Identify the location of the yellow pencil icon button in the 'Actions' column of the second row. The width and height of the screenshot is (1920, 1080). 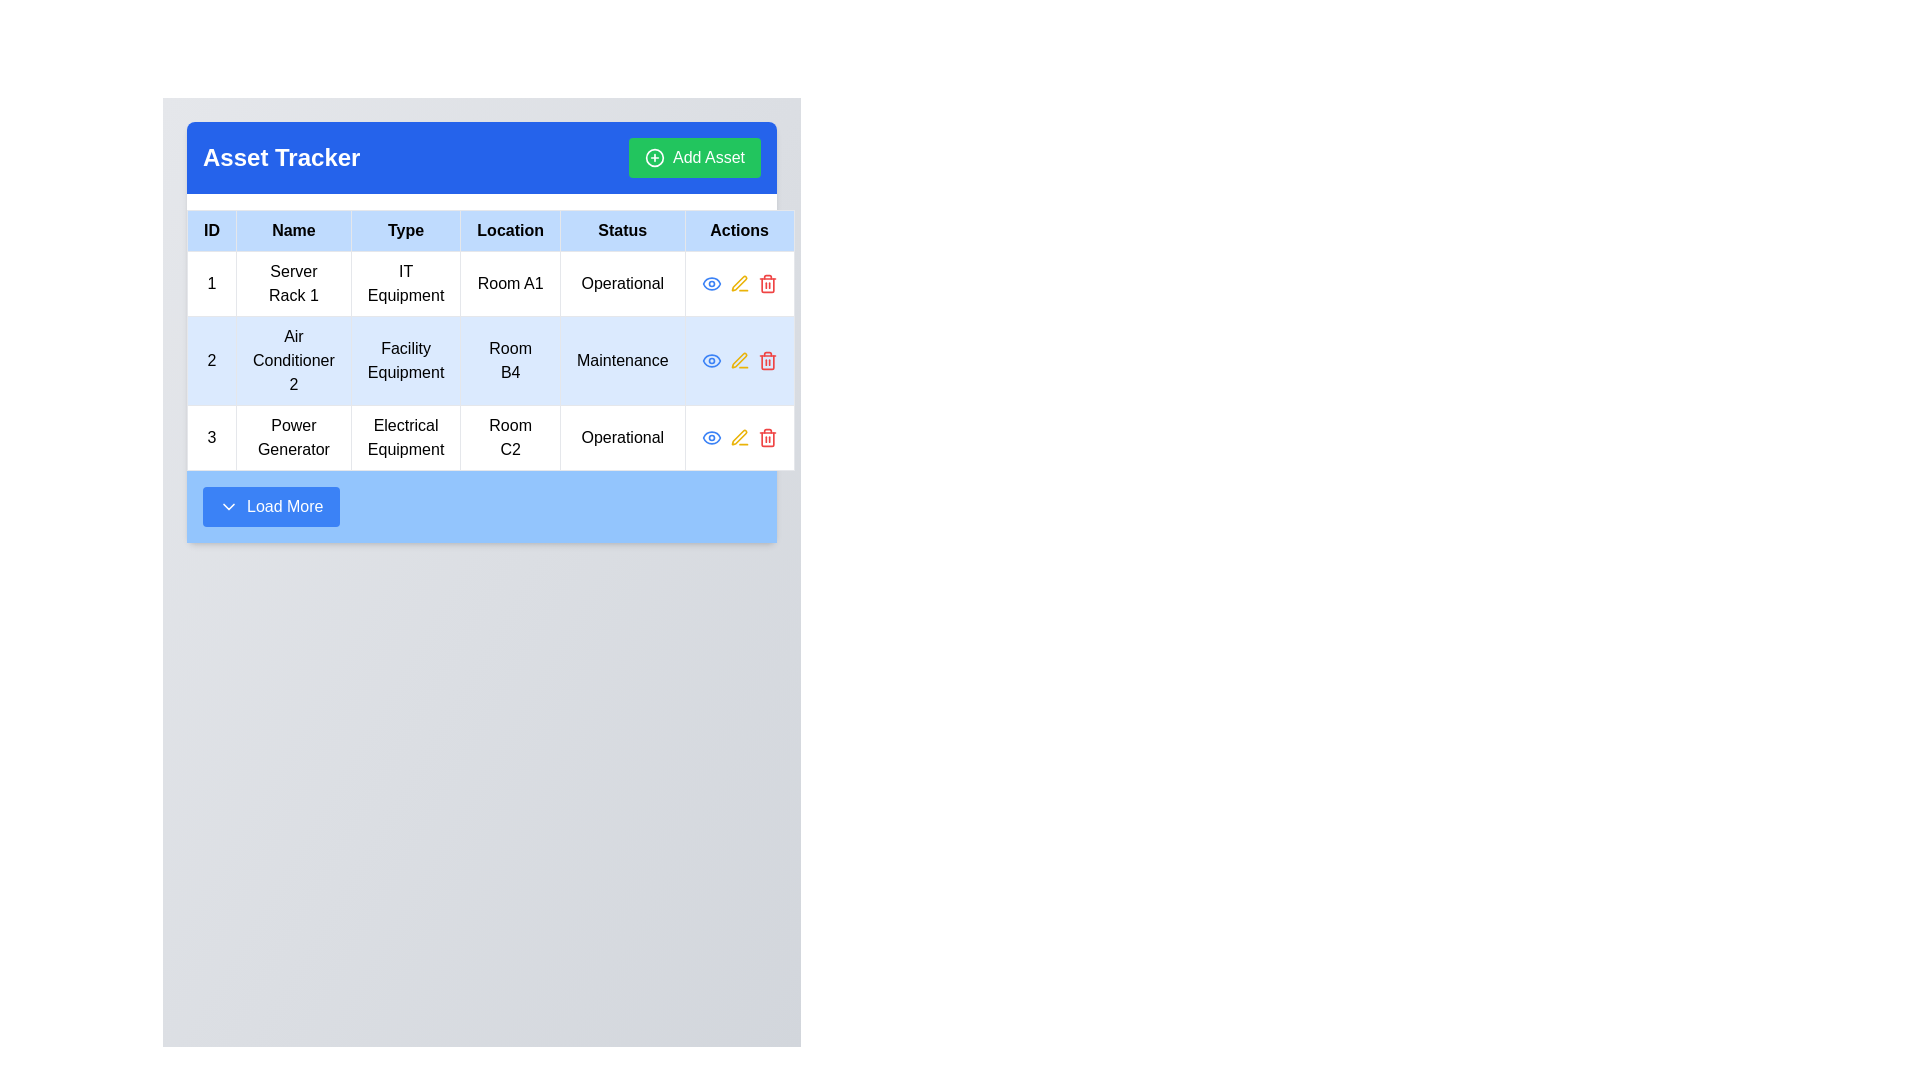
(738, 361).